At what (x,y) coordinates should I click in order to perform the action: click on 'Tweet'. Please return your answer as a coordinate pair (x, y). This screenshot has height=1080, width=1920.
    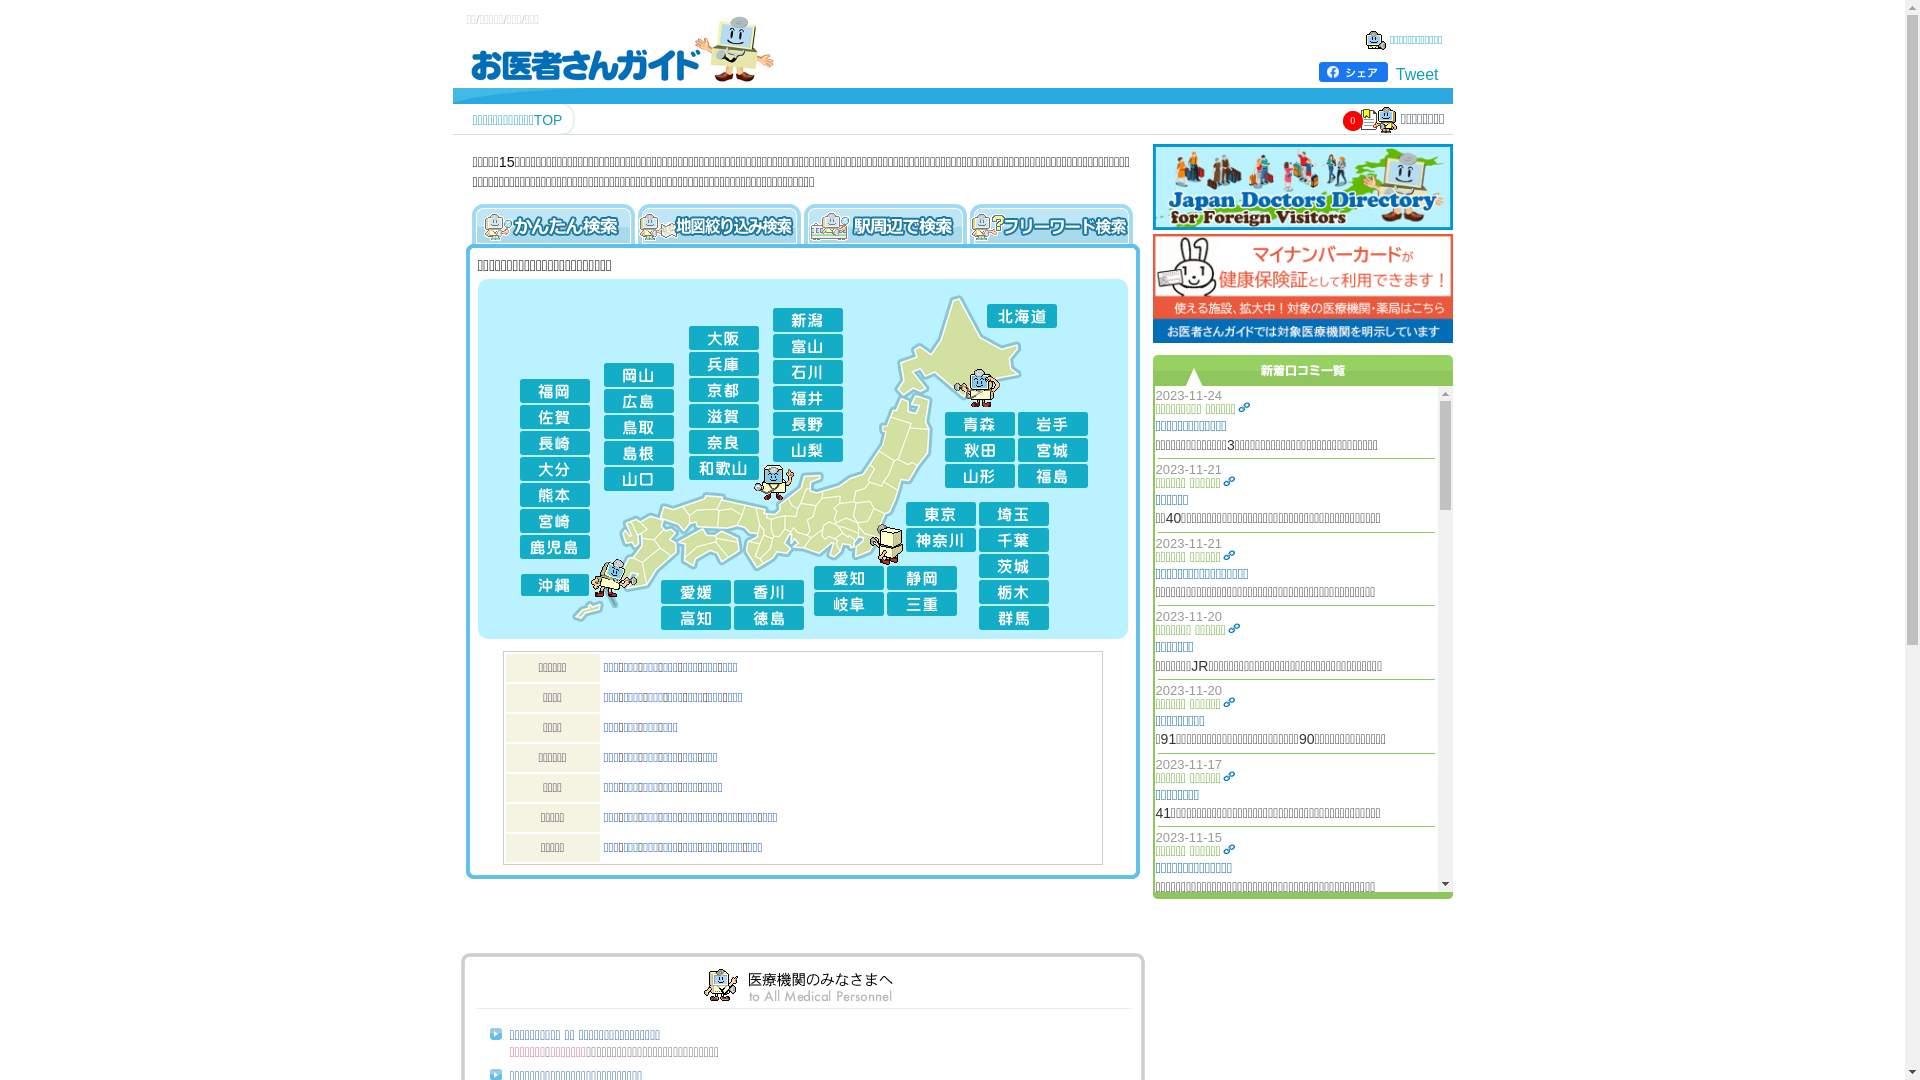
    Looking at the image, I should click on (1416, 73).